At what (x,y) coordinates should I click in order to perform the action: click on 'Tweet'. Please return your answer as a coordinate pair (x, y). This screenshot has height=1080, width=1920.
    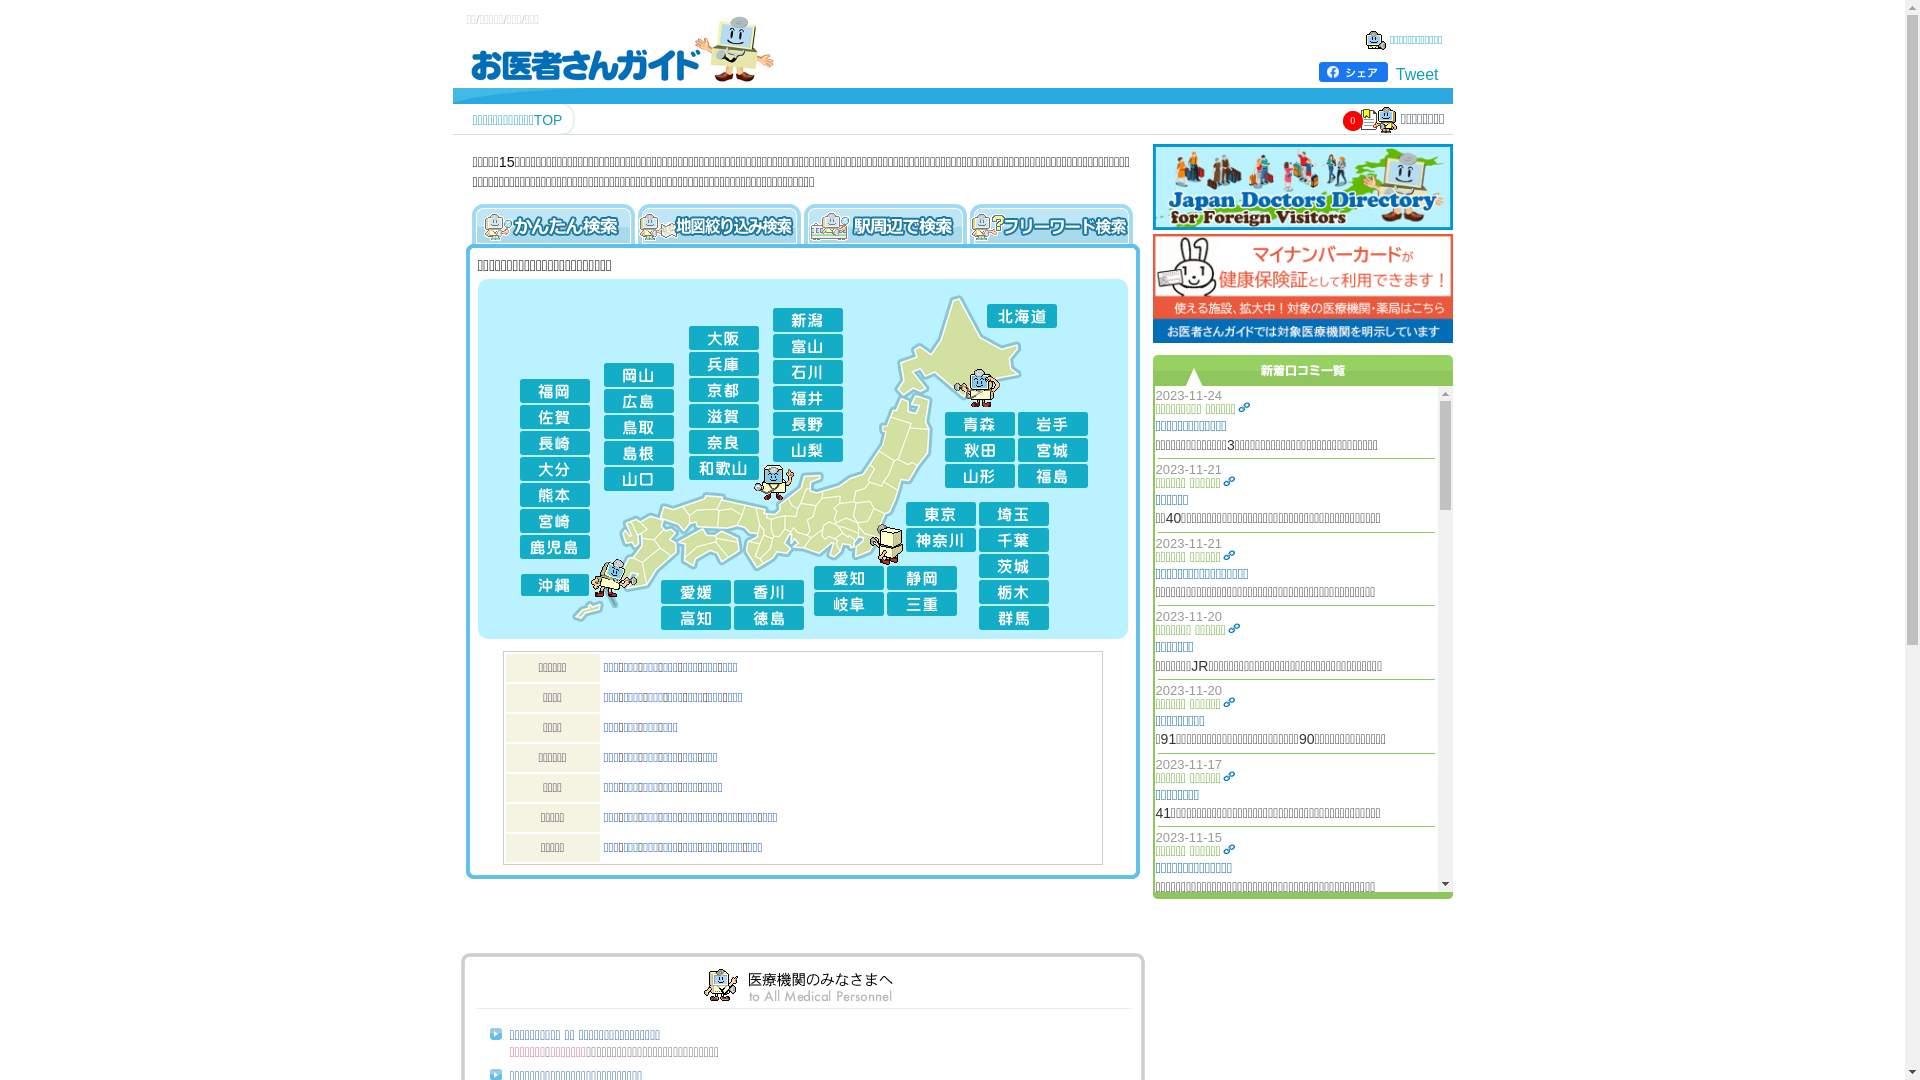
    Looking at the image, I should click on (1416, 73).